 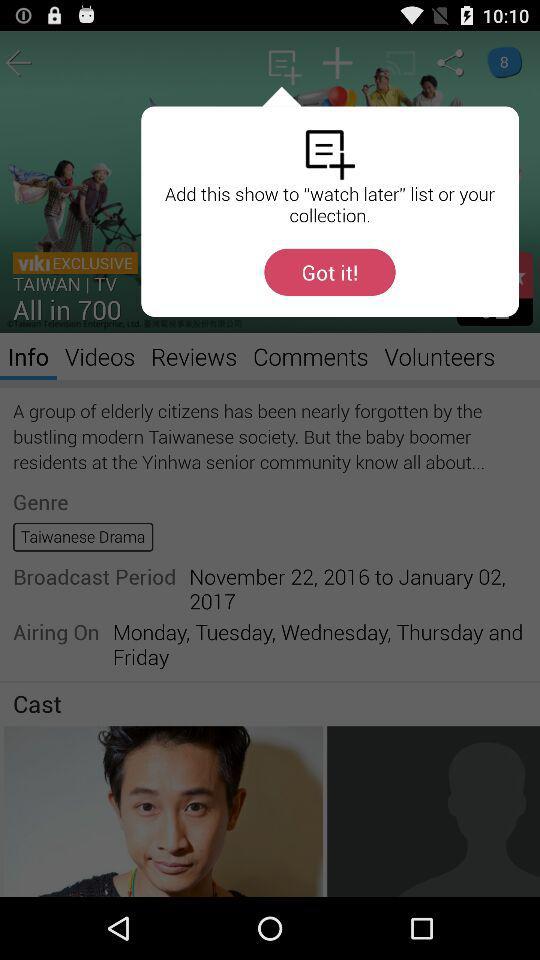 I want to click on the item at the center, so click(x=270, y=464).